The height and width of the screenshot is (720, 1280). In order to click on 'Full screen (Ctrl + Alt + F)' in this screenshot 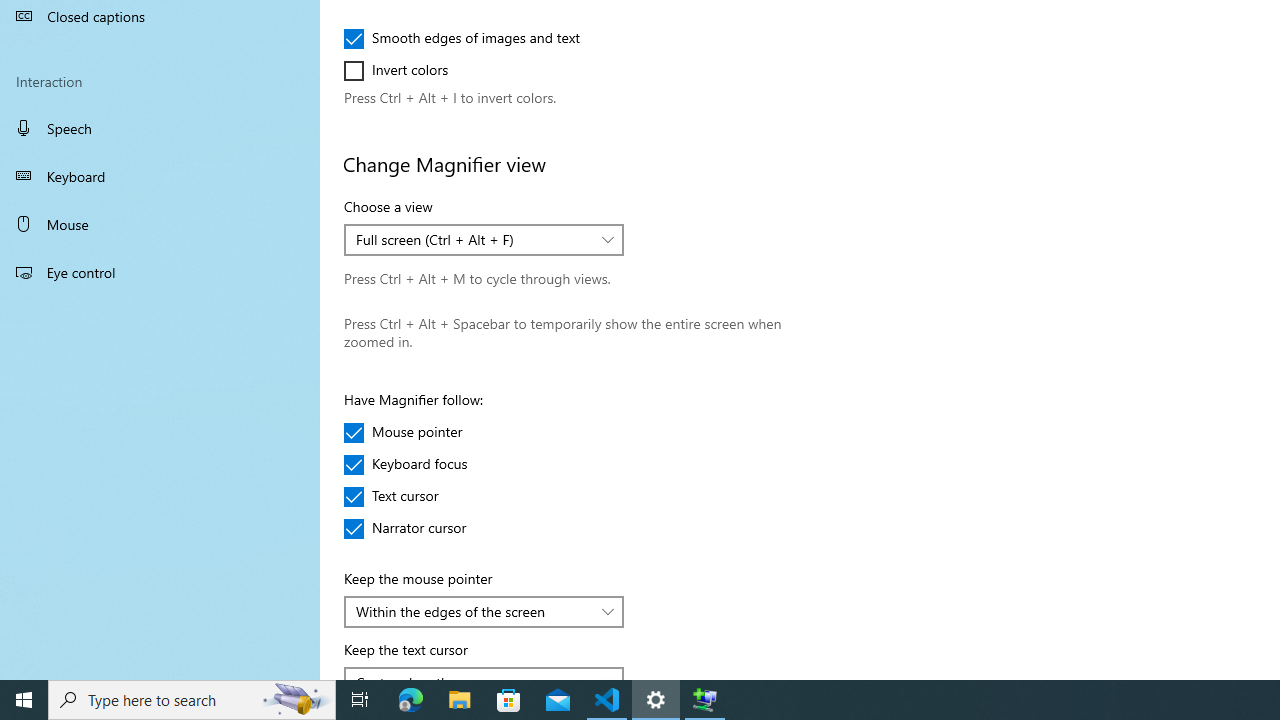, I will do `click(472, 238)`.